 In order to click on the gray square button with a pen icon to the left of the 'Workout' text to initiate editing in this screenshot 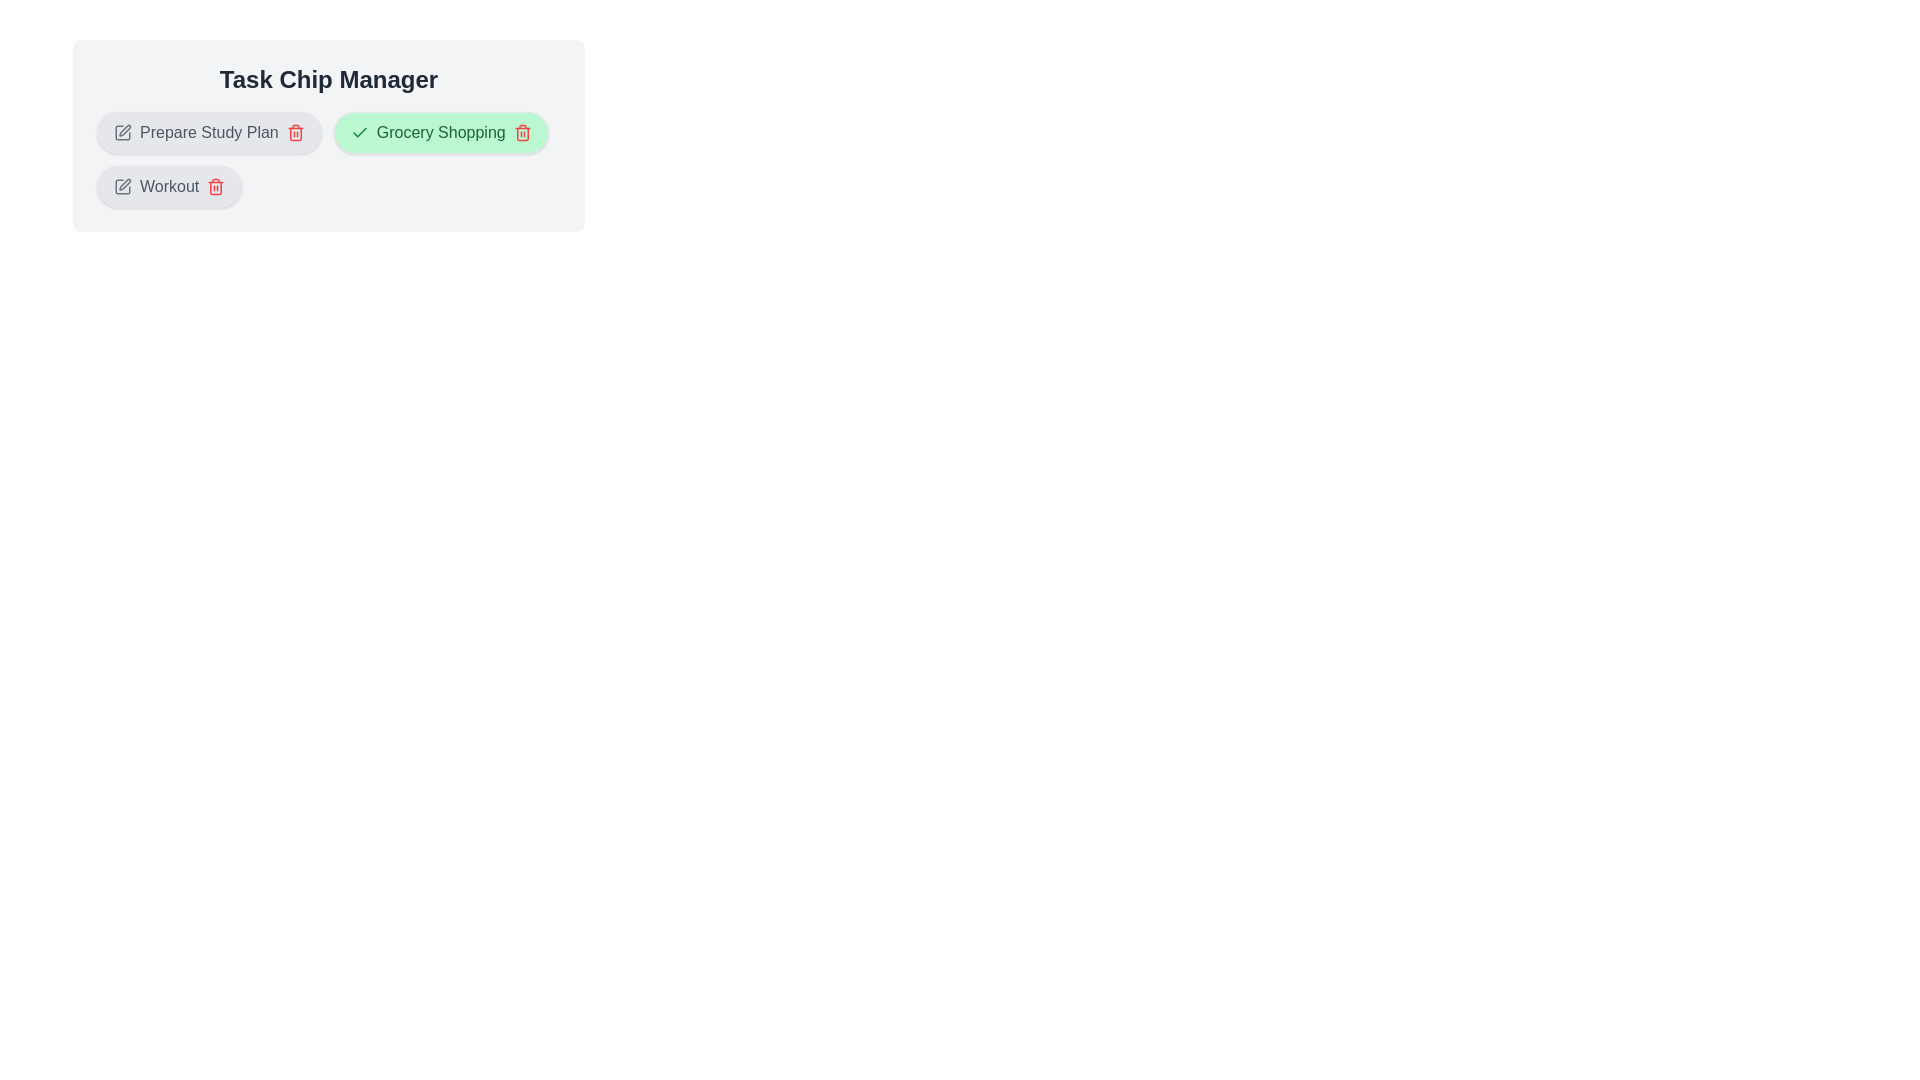, I will do `click(122, 186)`.